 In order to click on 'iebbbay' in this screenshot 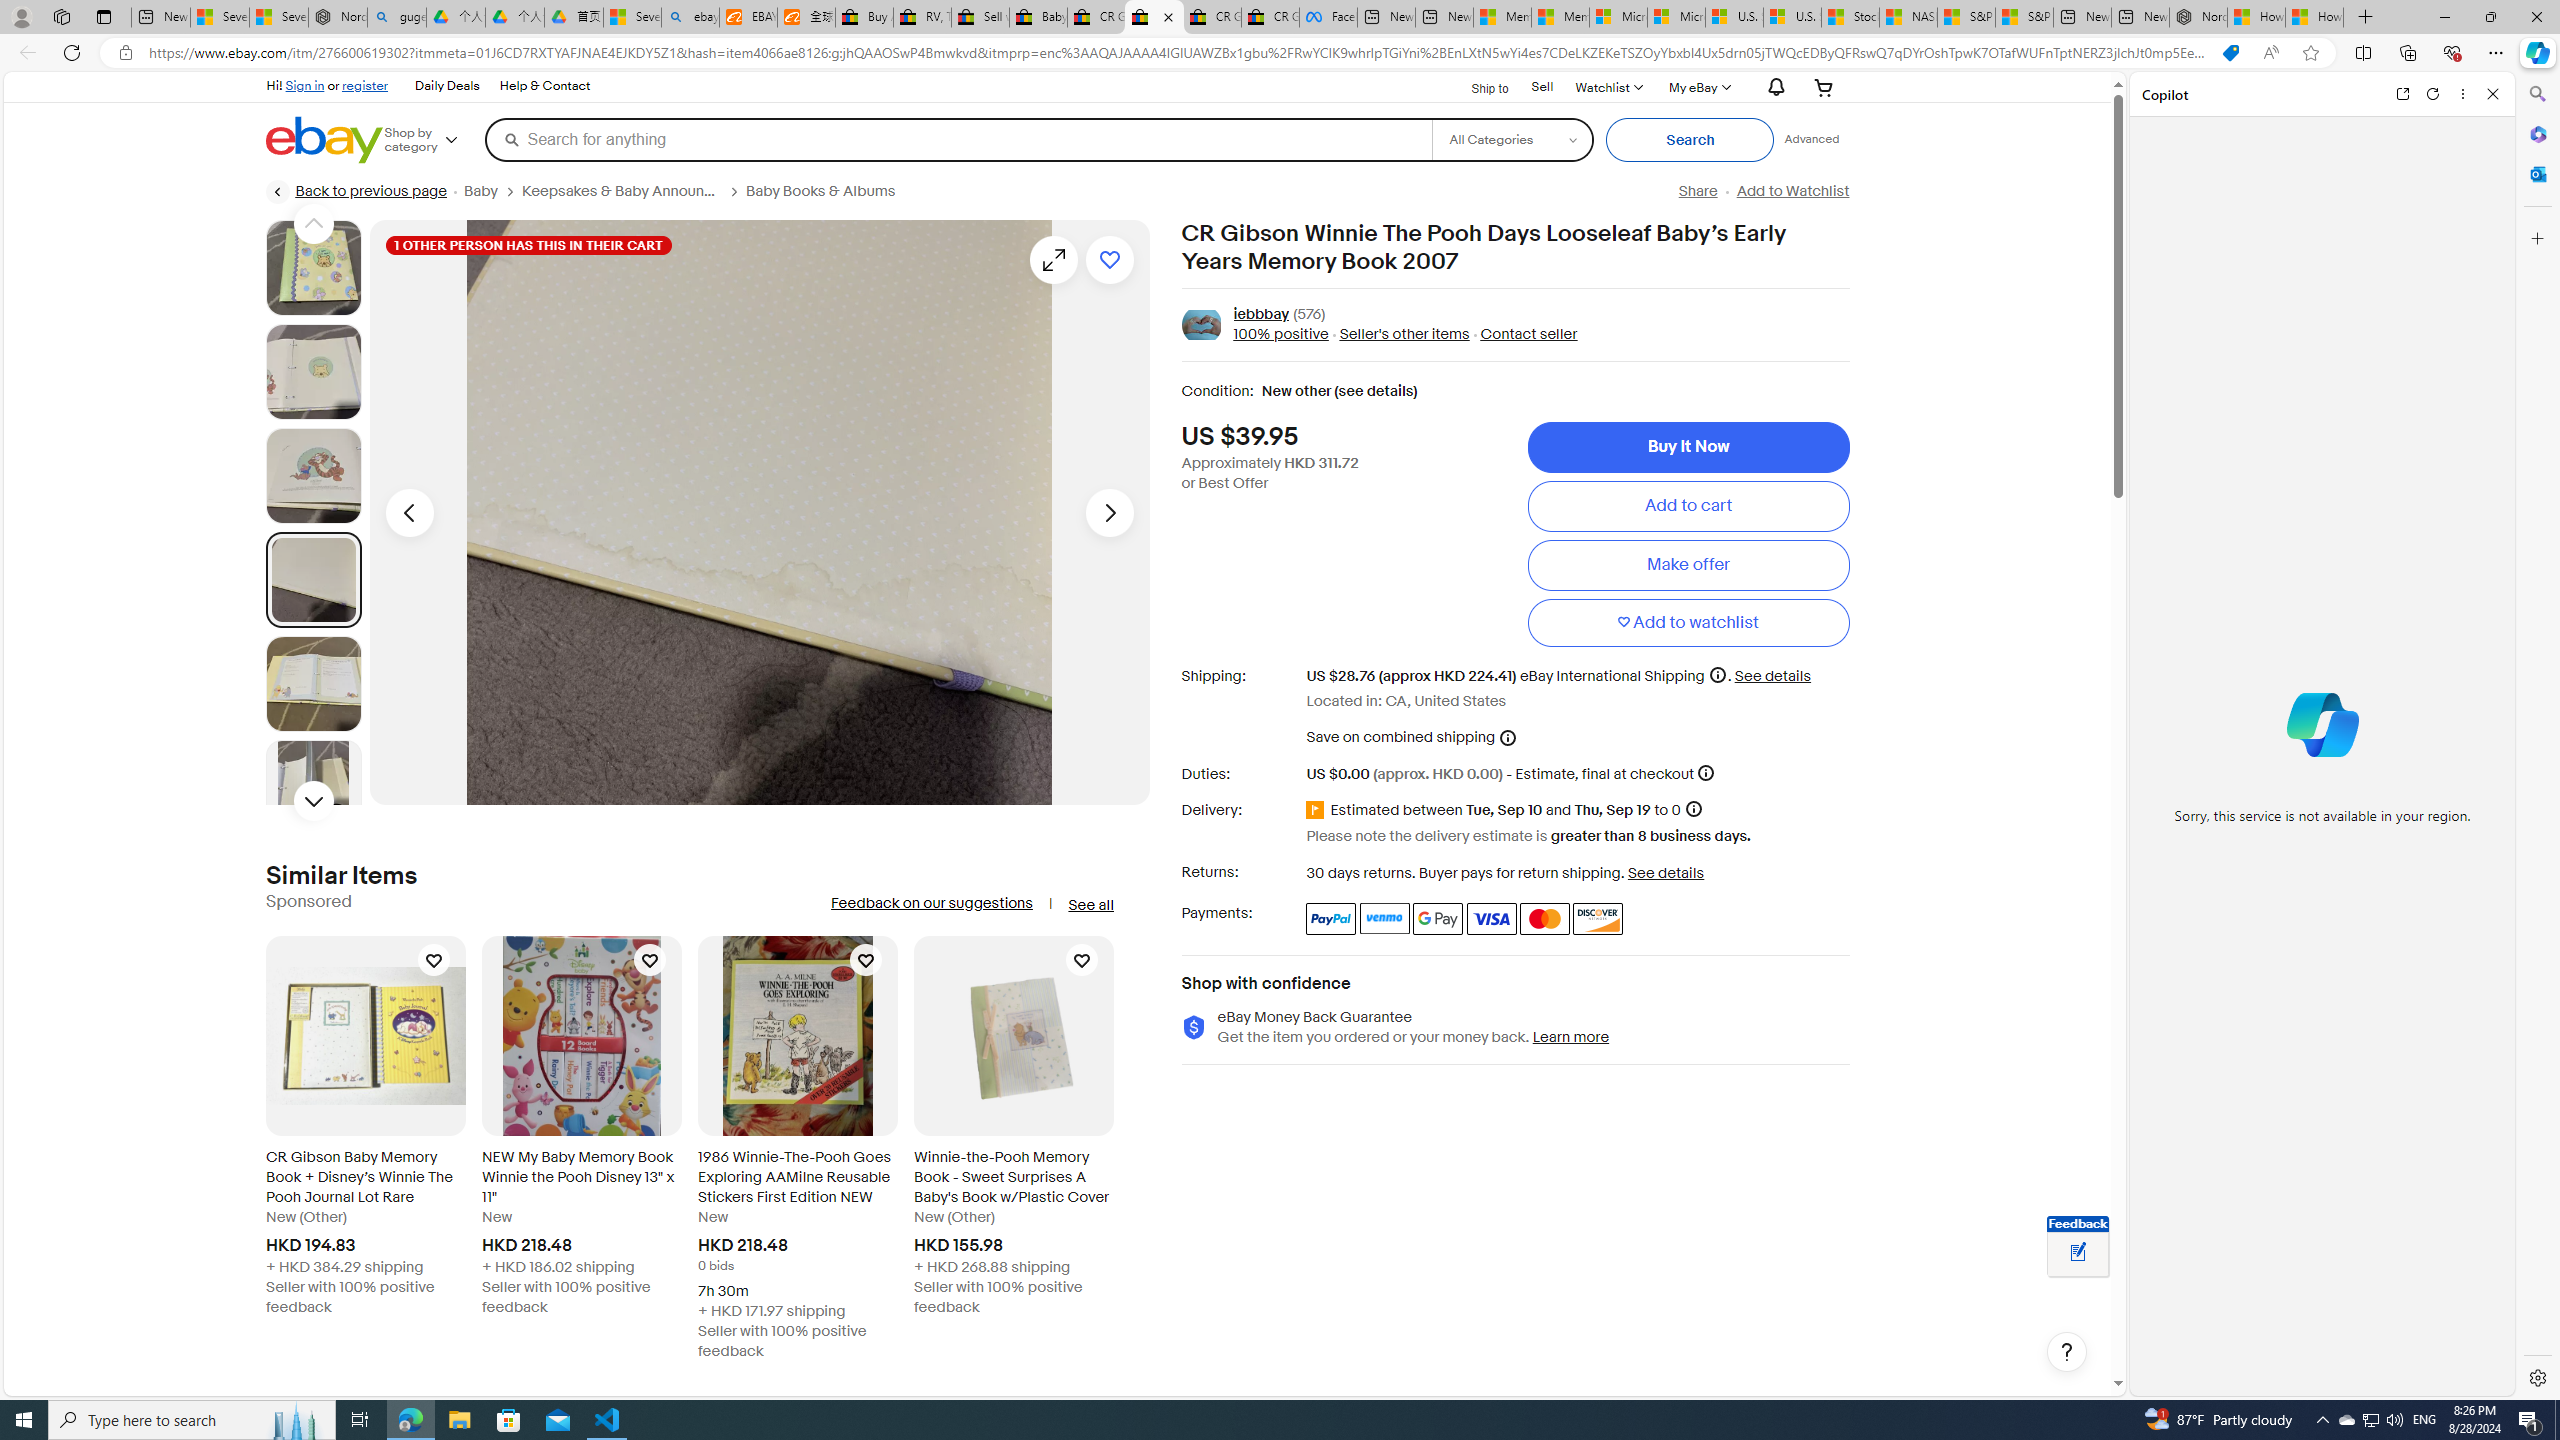, I will do `click(1261, 314)`.